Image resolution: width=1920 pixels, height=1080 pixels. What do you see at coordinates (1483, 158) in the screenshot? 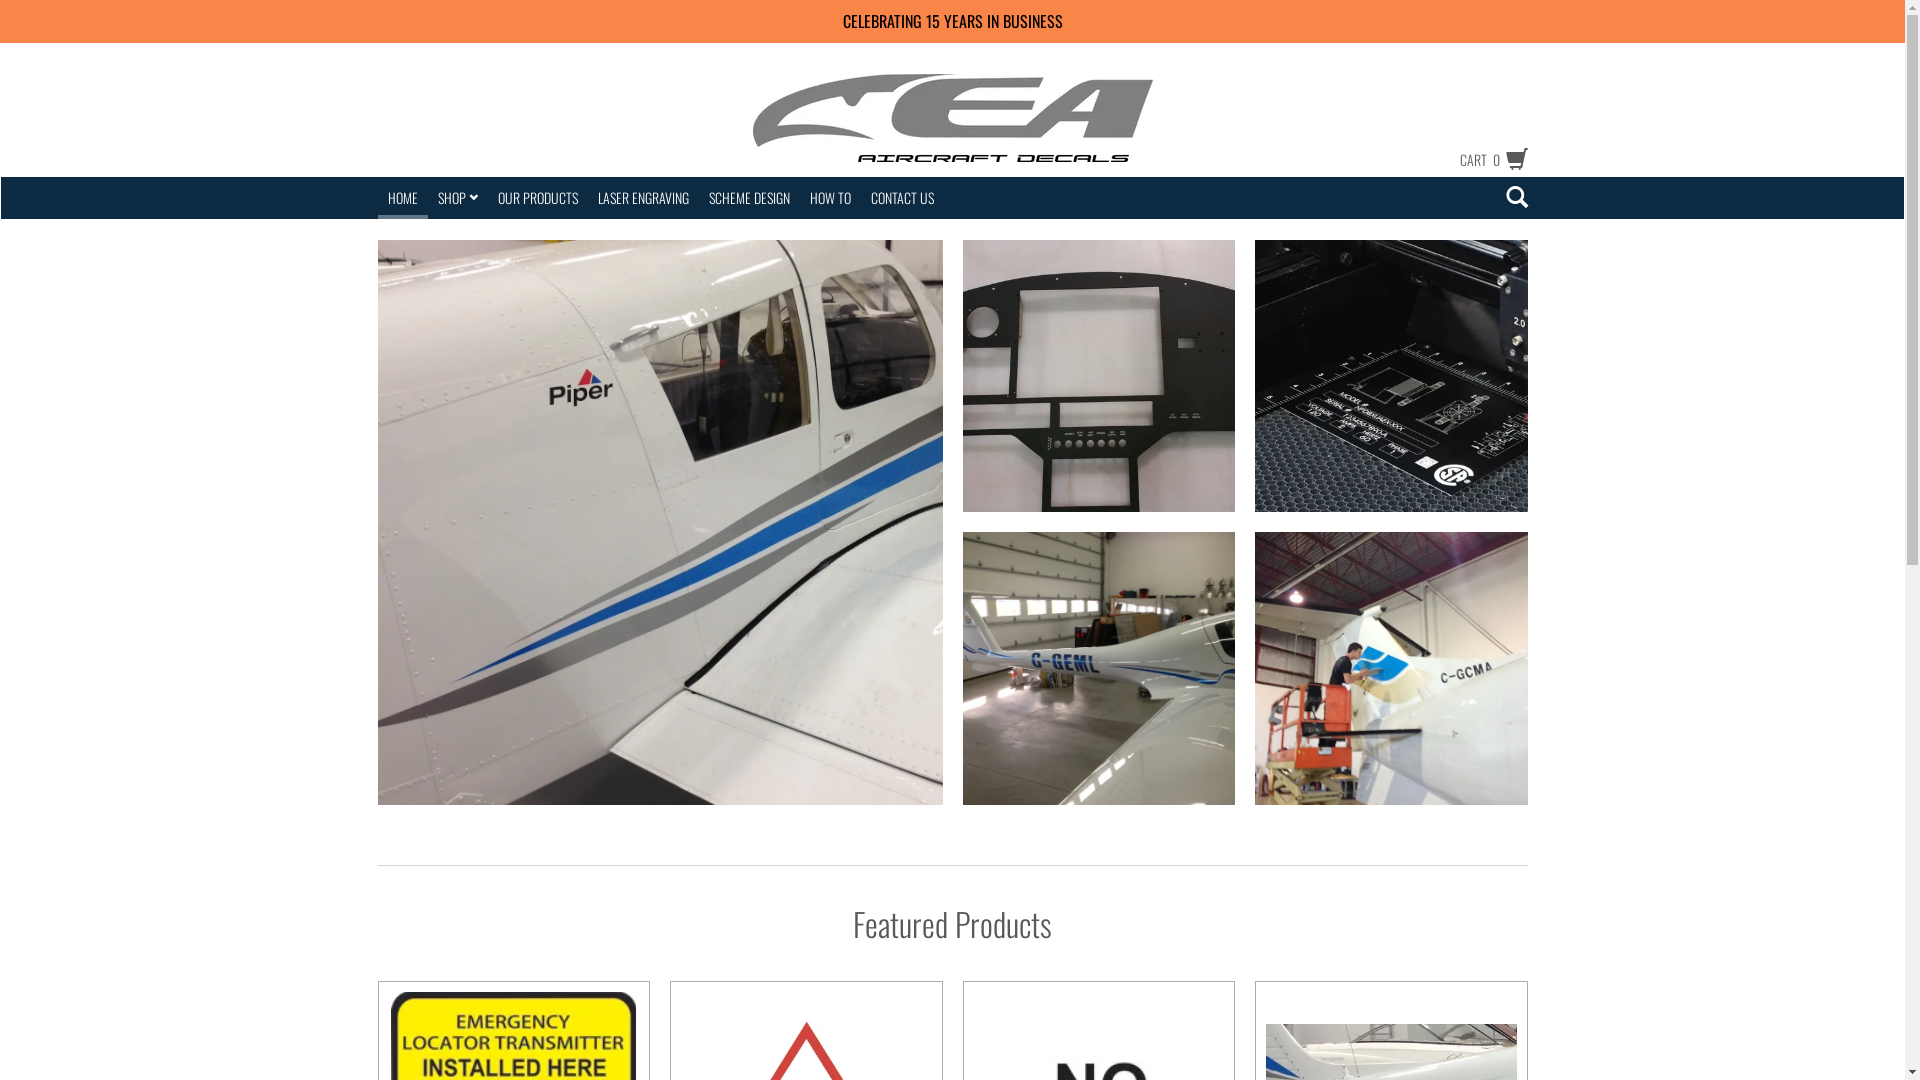
I see `'CART  0  '` at bounding box center [1483, 158].